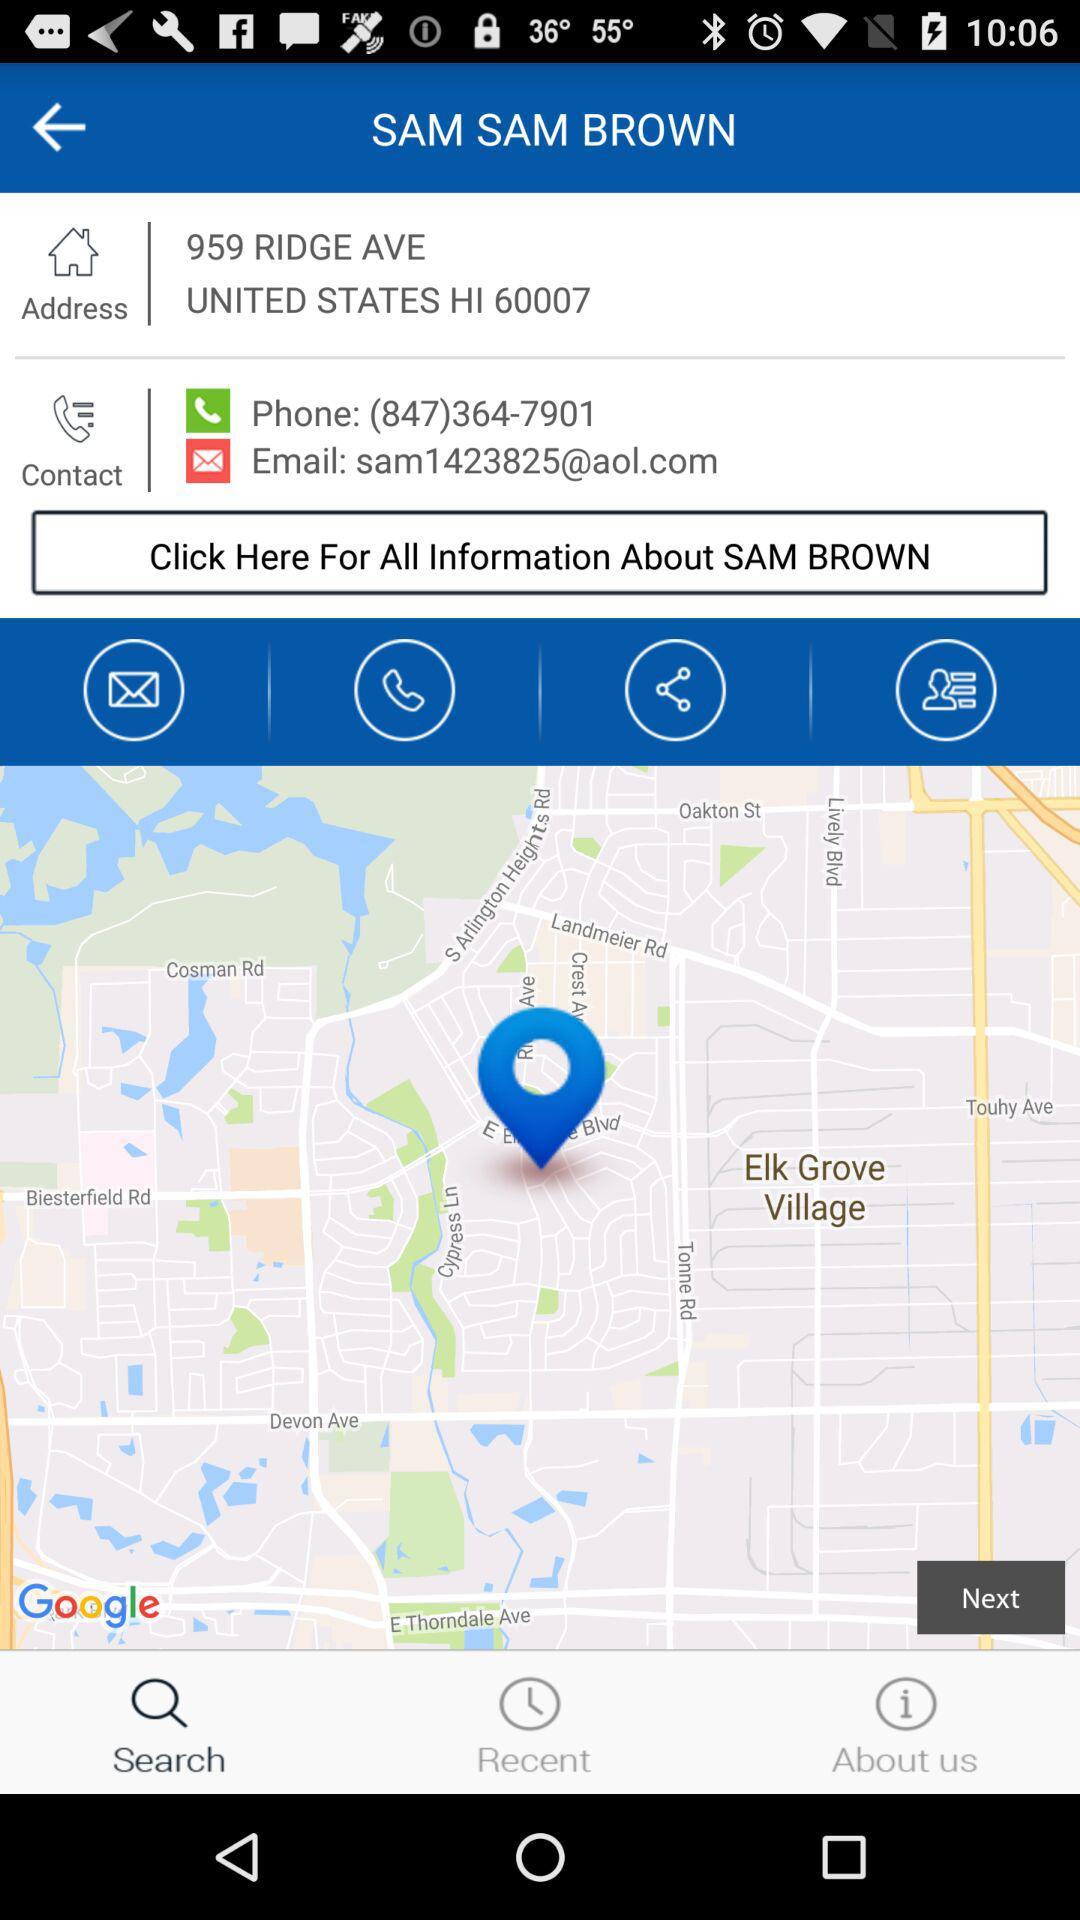 Image resolution: width=1080 pixels, height=1920 pixels. Describe the element at coordinates (57, 135) in the screenshot. I see `the arrow_backward icon` at that location.